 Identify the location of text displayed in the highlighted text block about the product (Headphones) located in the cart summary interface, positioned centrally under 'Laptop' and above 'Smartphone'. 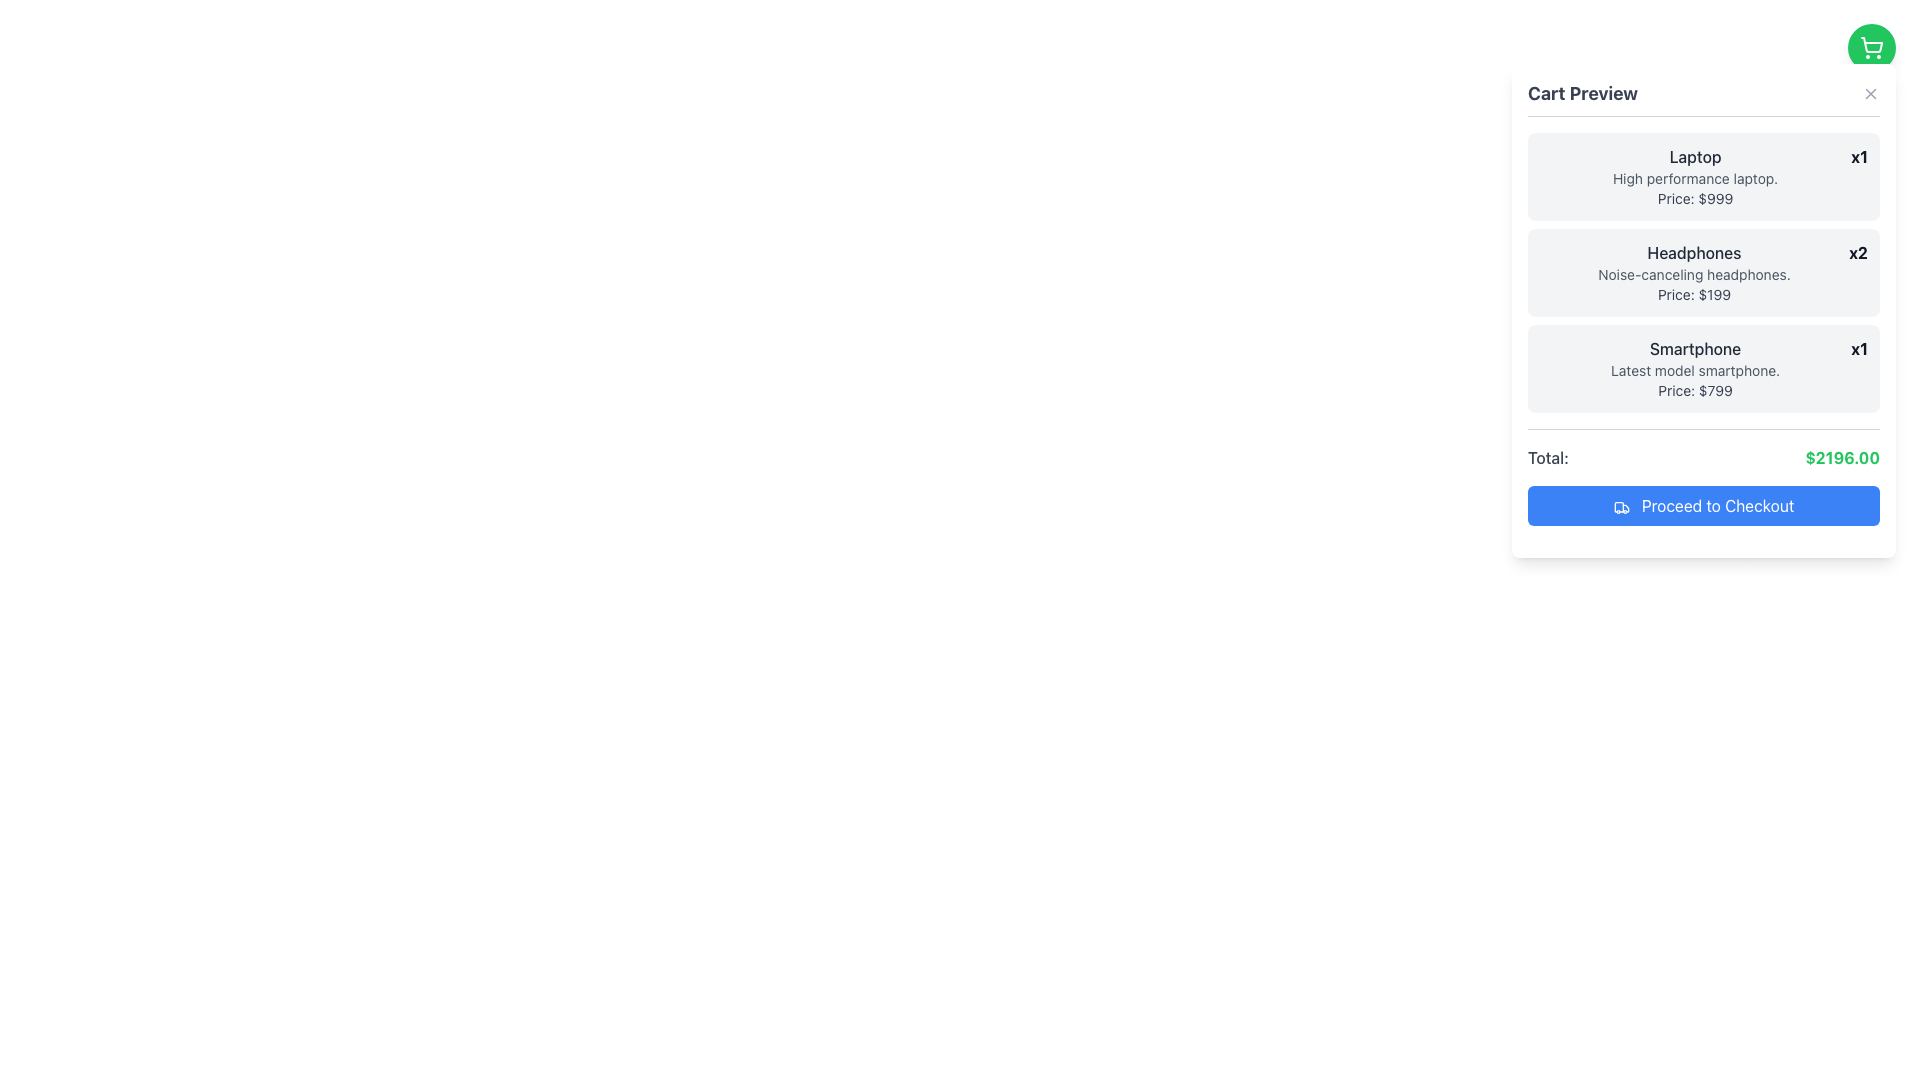
(1693, 273).